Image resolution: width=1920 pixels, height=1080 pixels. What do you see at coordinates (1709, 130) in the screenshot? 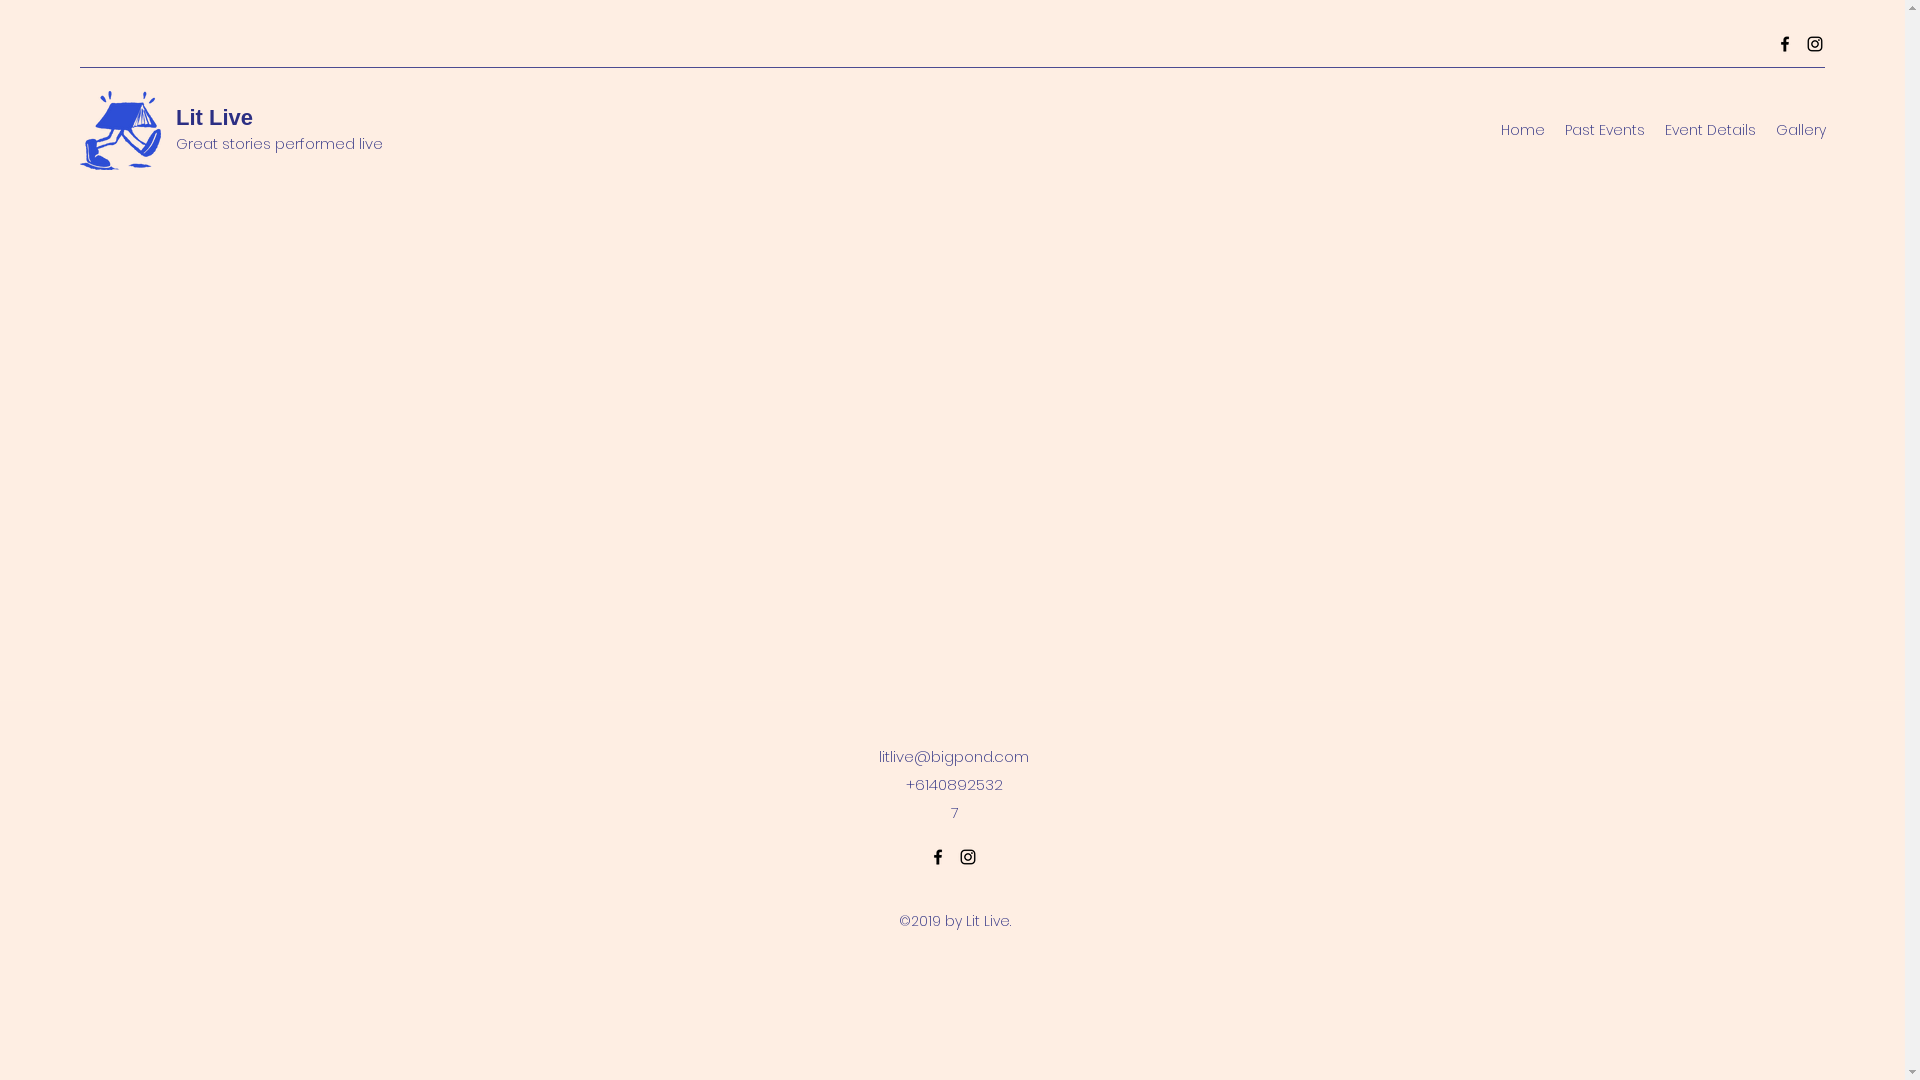
I see `'Event Details'` at bounding box center [1709, 130].